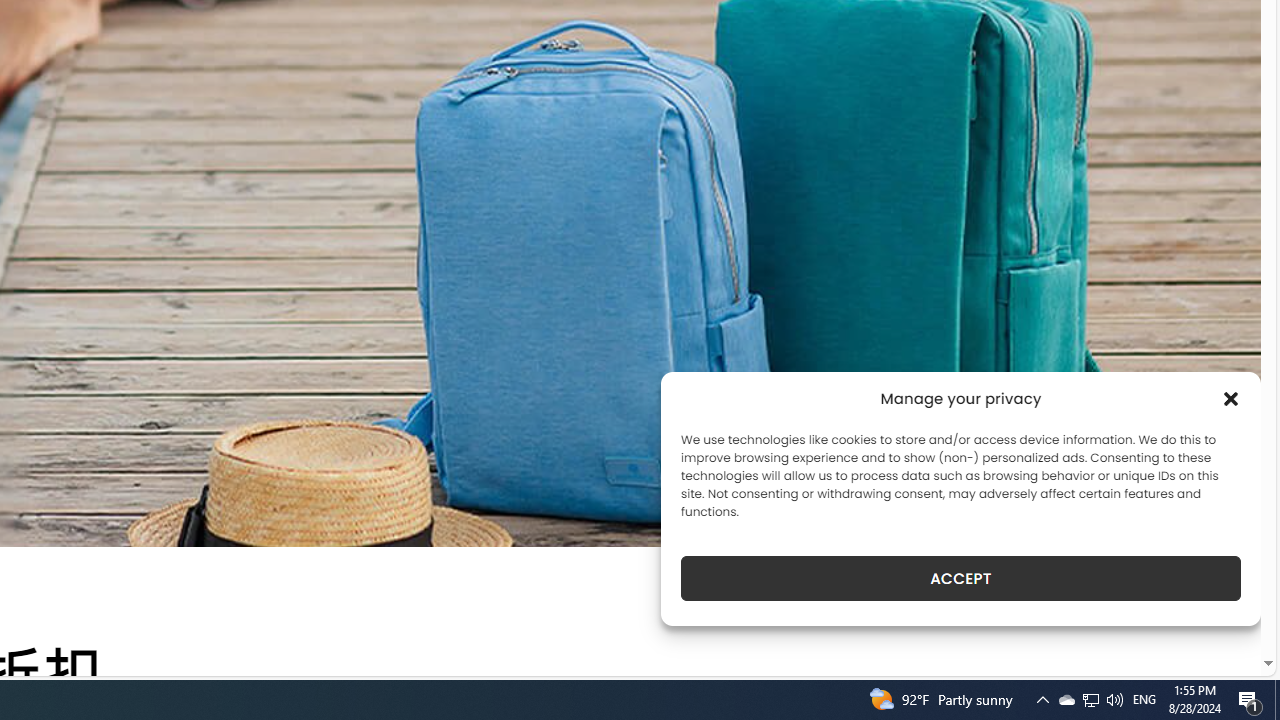 Image resolution: width=1280 pixels, height=720 pixels. What do you see at coordinates (1230, 398) in the screenshot?
I see `'Class: cmplz-close'` at bounding box center [1230, 398].